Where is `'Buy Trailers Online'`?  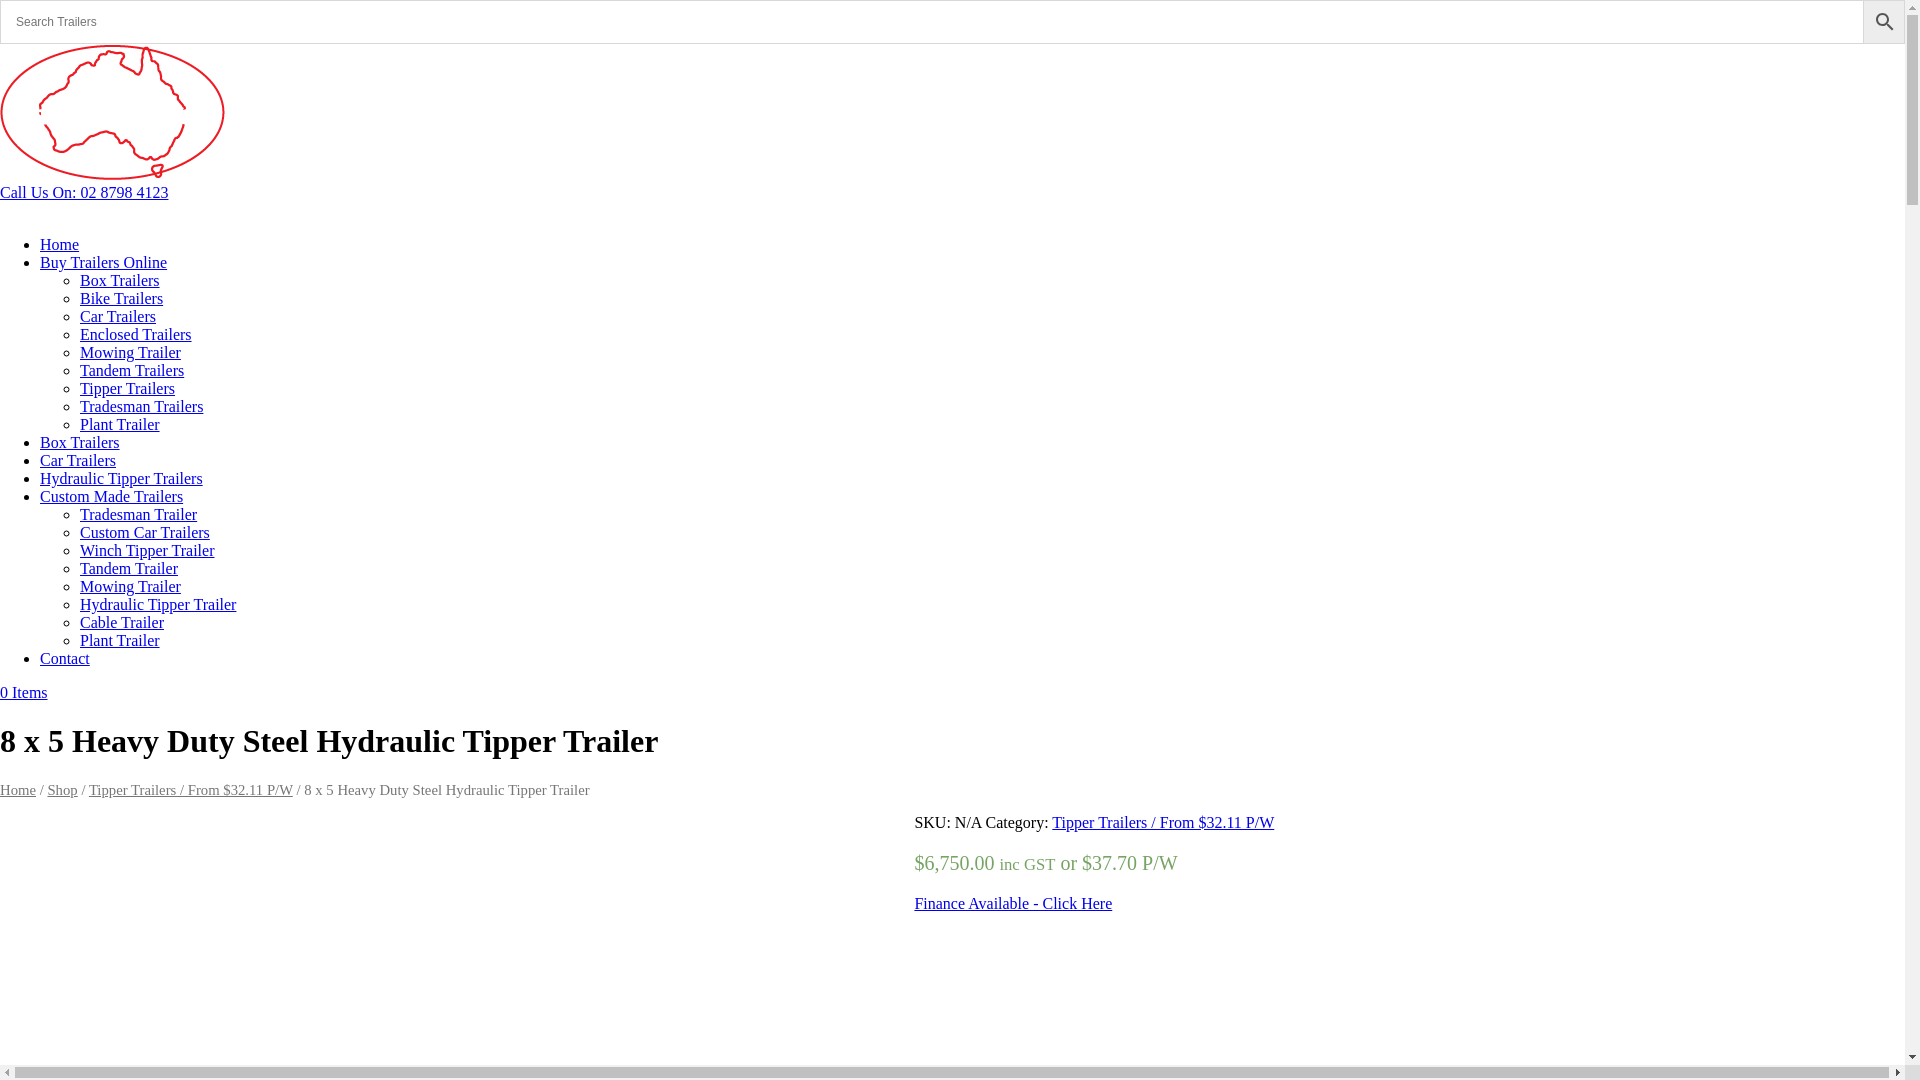 'Buy Trailers Online' is located at coordinates (102, 261).